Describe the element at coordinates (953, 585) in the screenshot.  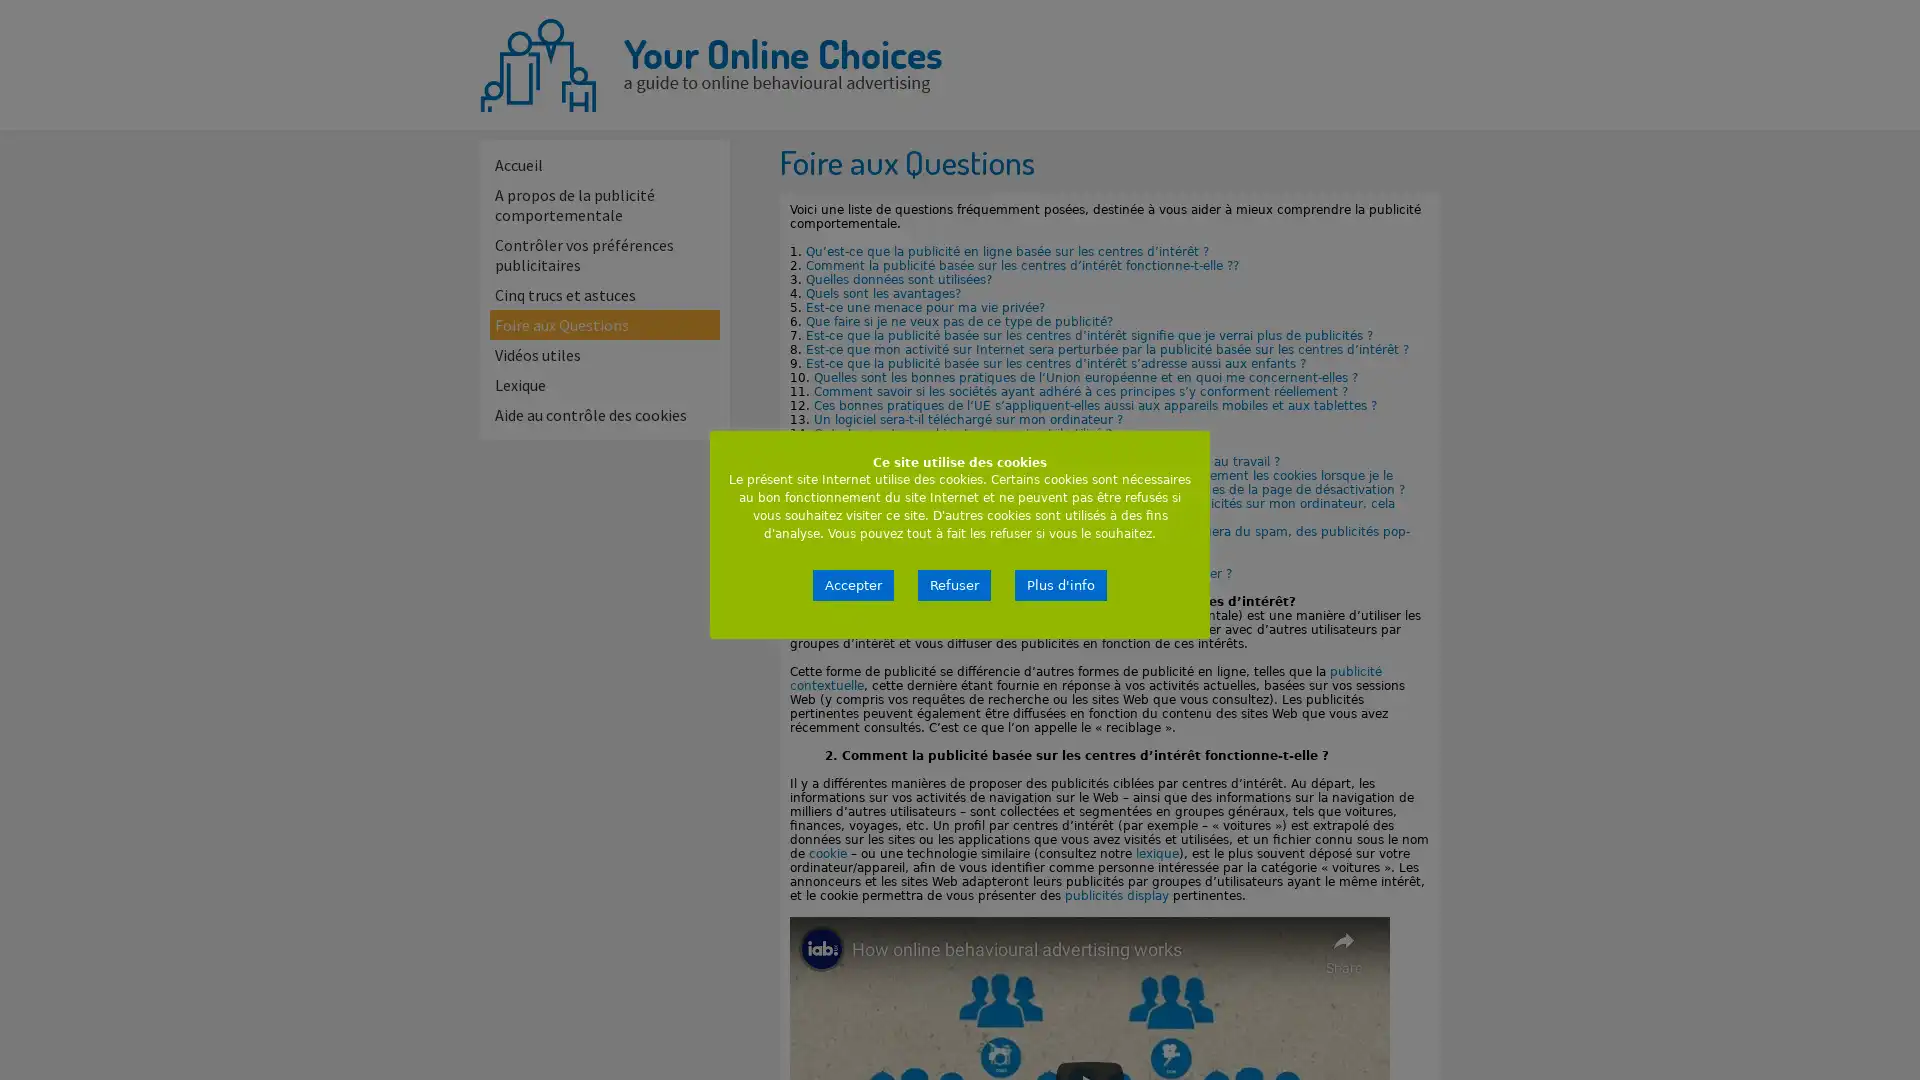
I see `Refuser` at that location.